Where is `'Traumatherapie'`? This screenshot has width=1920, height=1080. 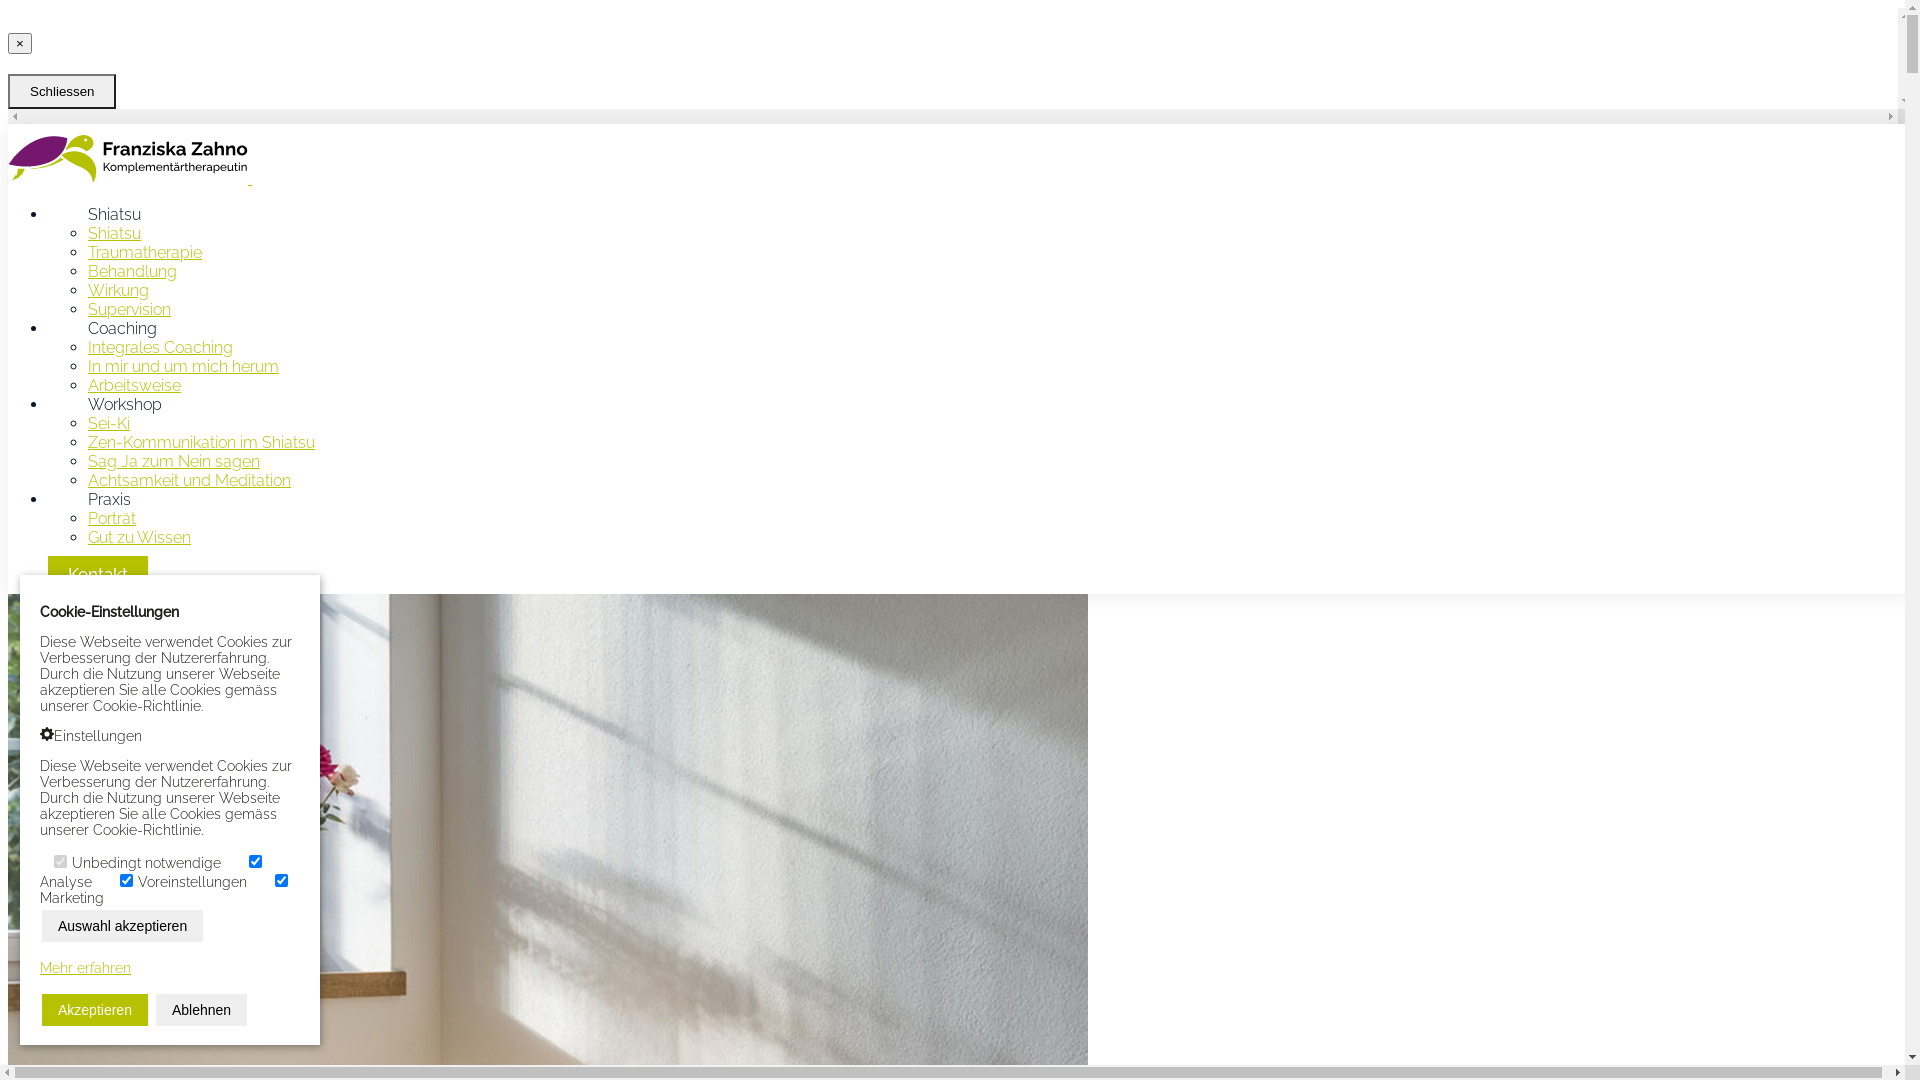 'Traumatherapie' is located at coordinates (143, 251).